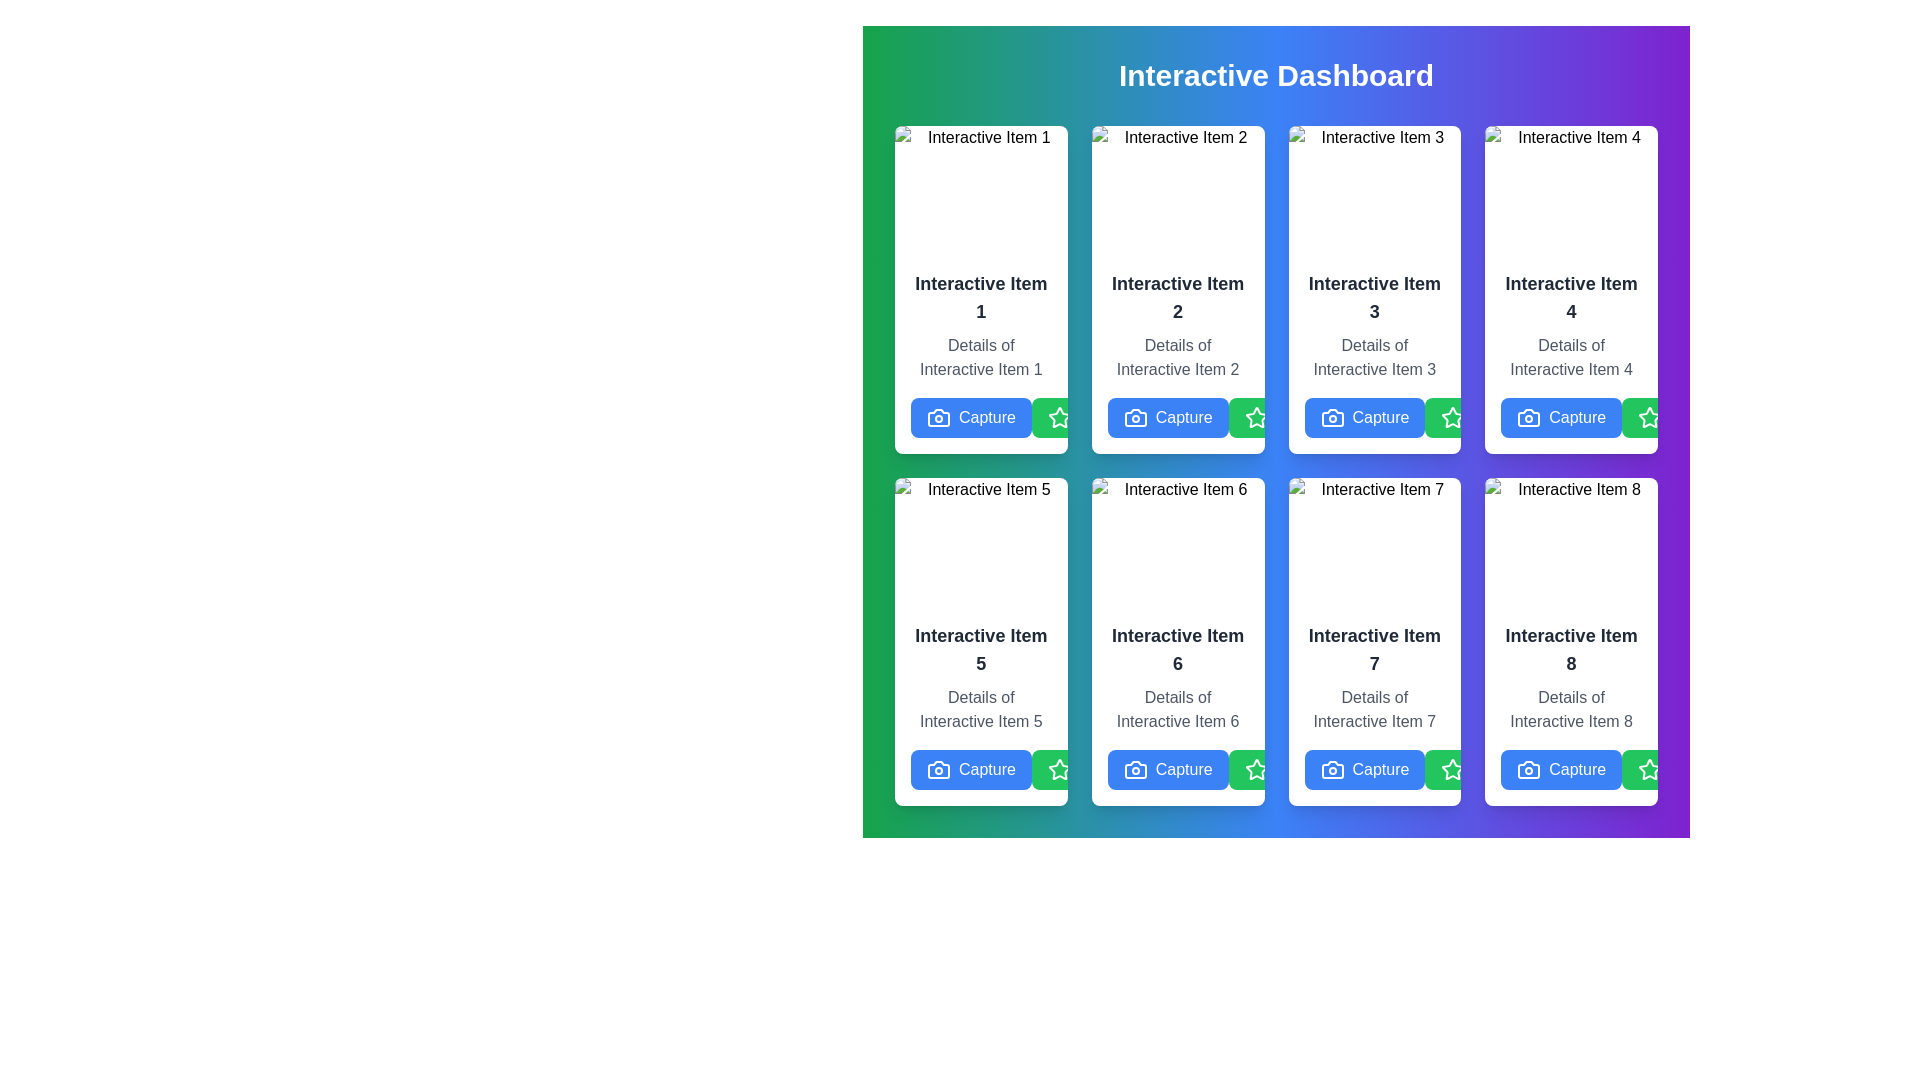  Describe the element at coordinates (1289, 769) in the screenshot. I see `the green 'Favorite' button with a white star icon located between the blue 'Capture' button and the red 'Like' button at the bottom of the interactive item 6 card` at that location.